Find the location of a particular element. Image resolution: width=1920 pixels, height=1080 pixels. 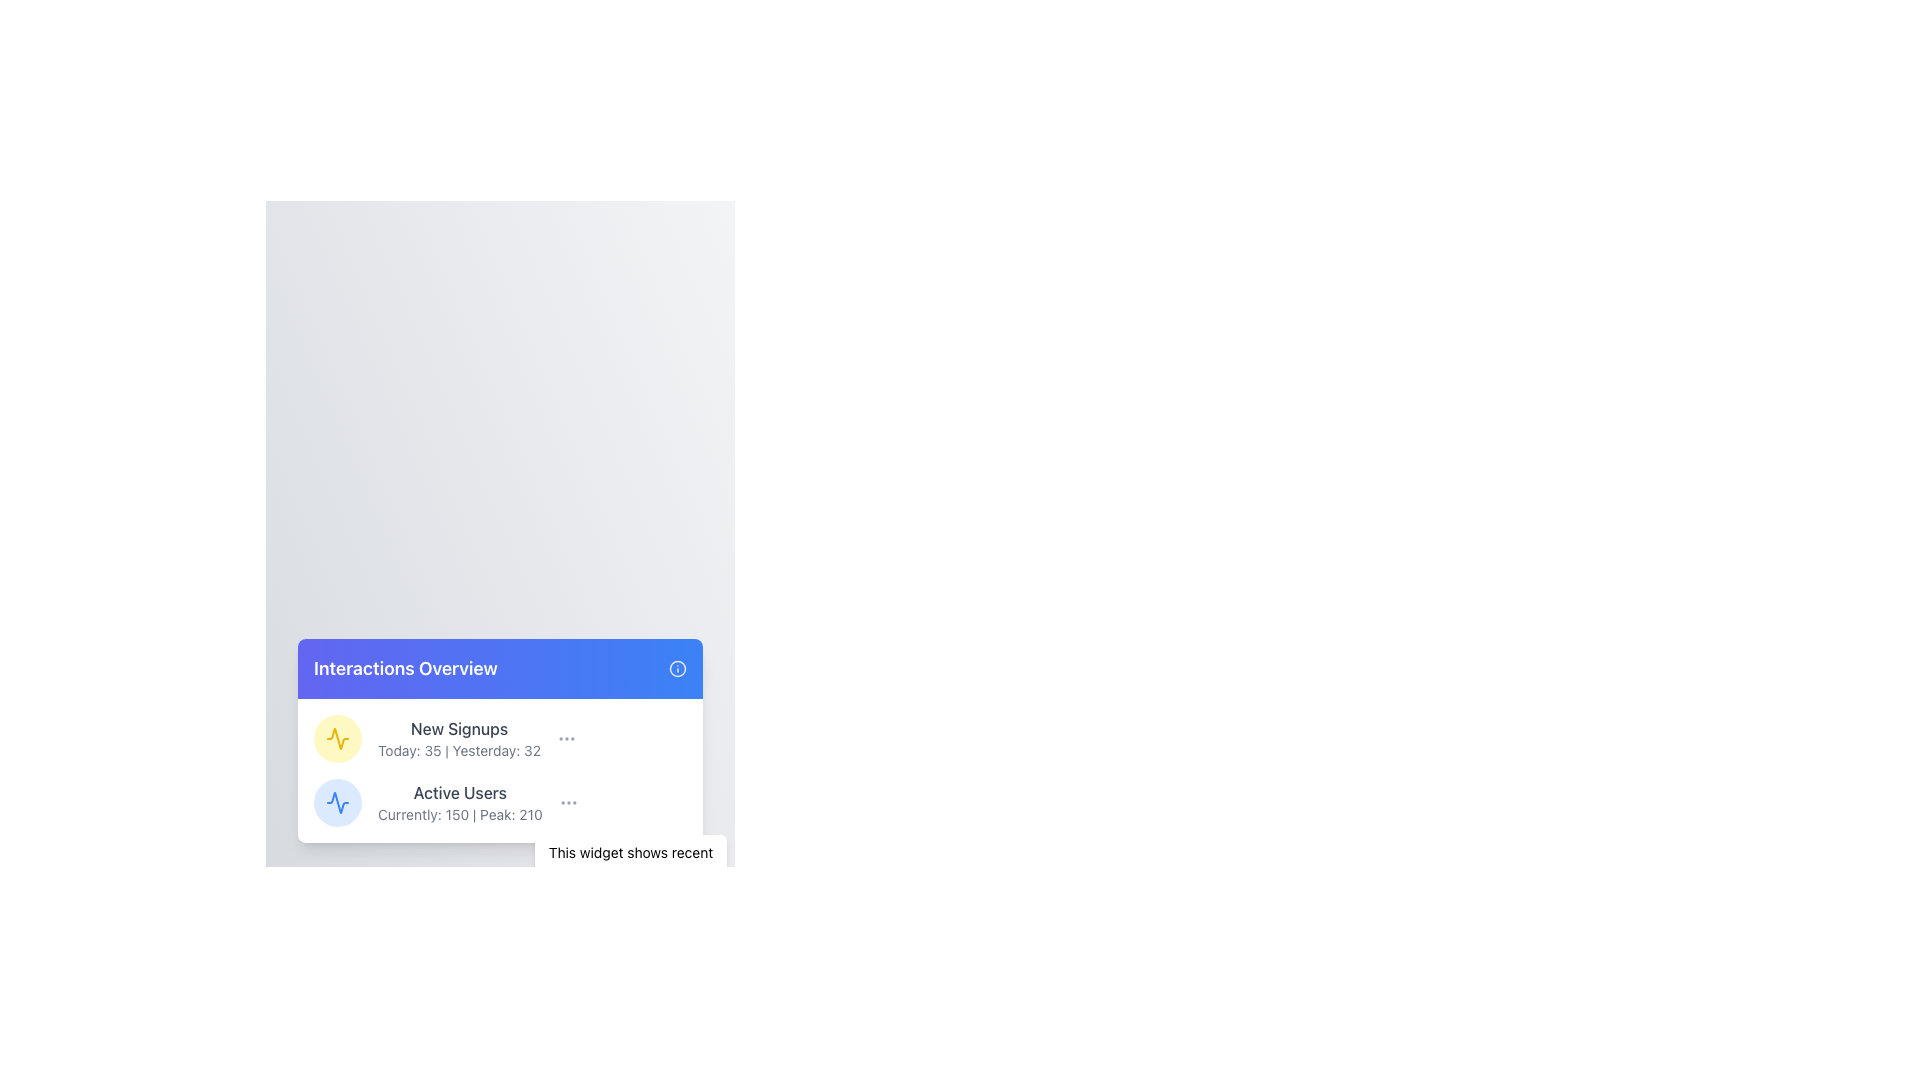

the action icon located on the far right side of the blue header section labeled 'Interactions Overview' is located at coordinates (677, 668).